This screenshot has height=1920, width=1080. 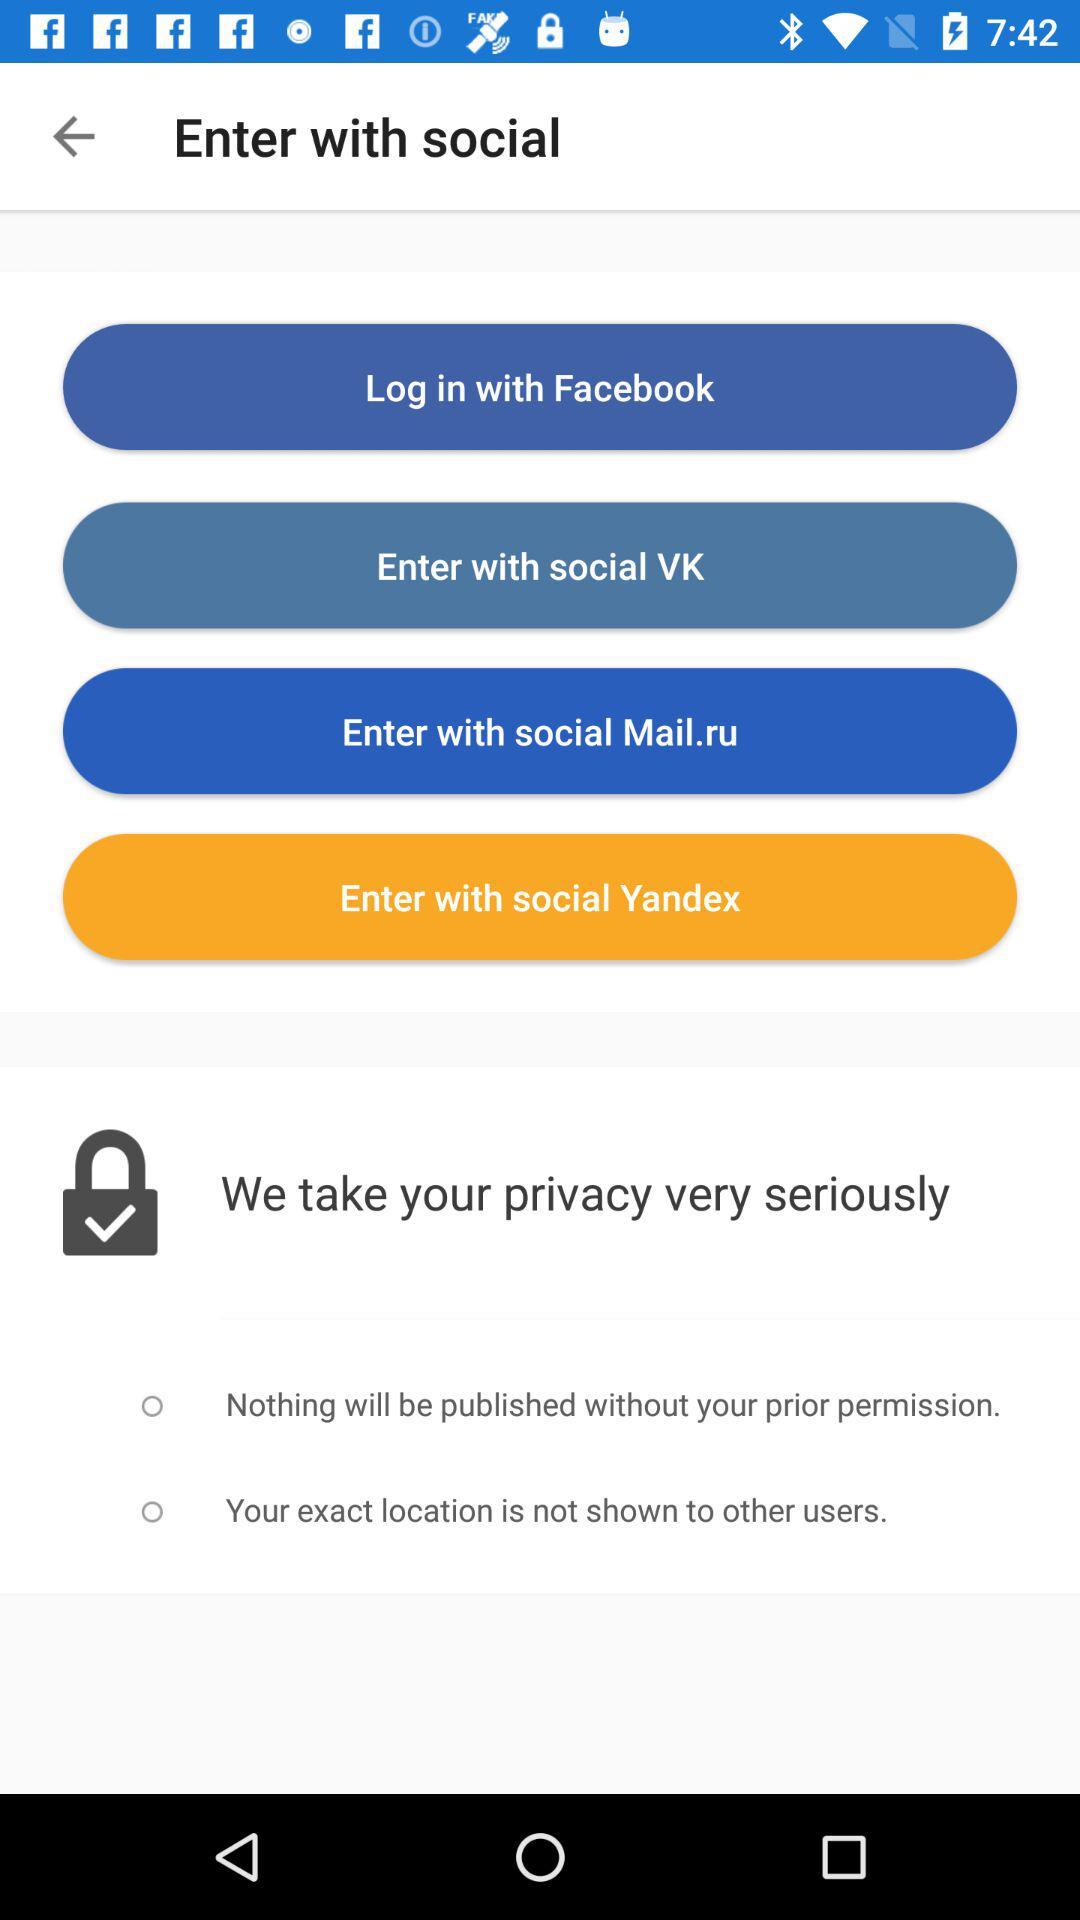 I want to click on item next to the enter with social item, so click(x=72, y=135).